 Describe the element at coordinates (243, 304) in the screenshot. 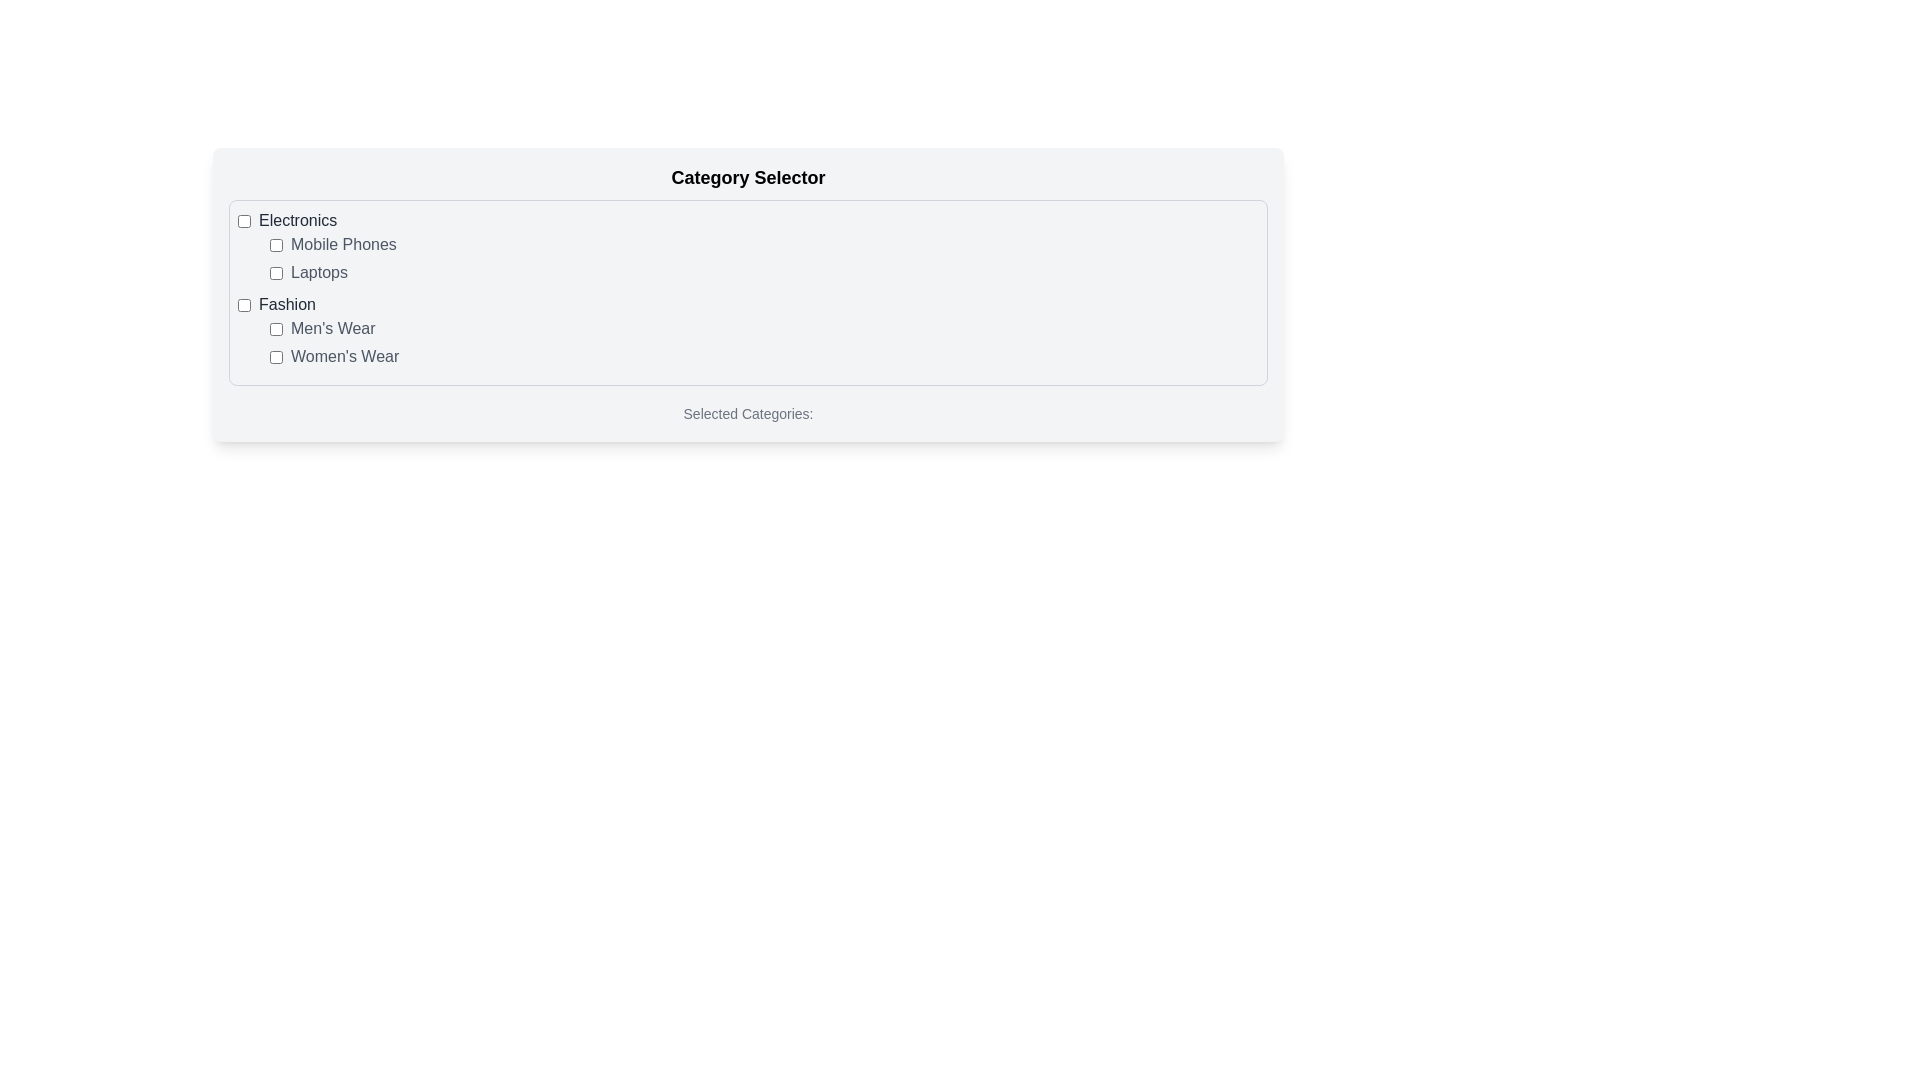

I see `the checkbox` at that location.